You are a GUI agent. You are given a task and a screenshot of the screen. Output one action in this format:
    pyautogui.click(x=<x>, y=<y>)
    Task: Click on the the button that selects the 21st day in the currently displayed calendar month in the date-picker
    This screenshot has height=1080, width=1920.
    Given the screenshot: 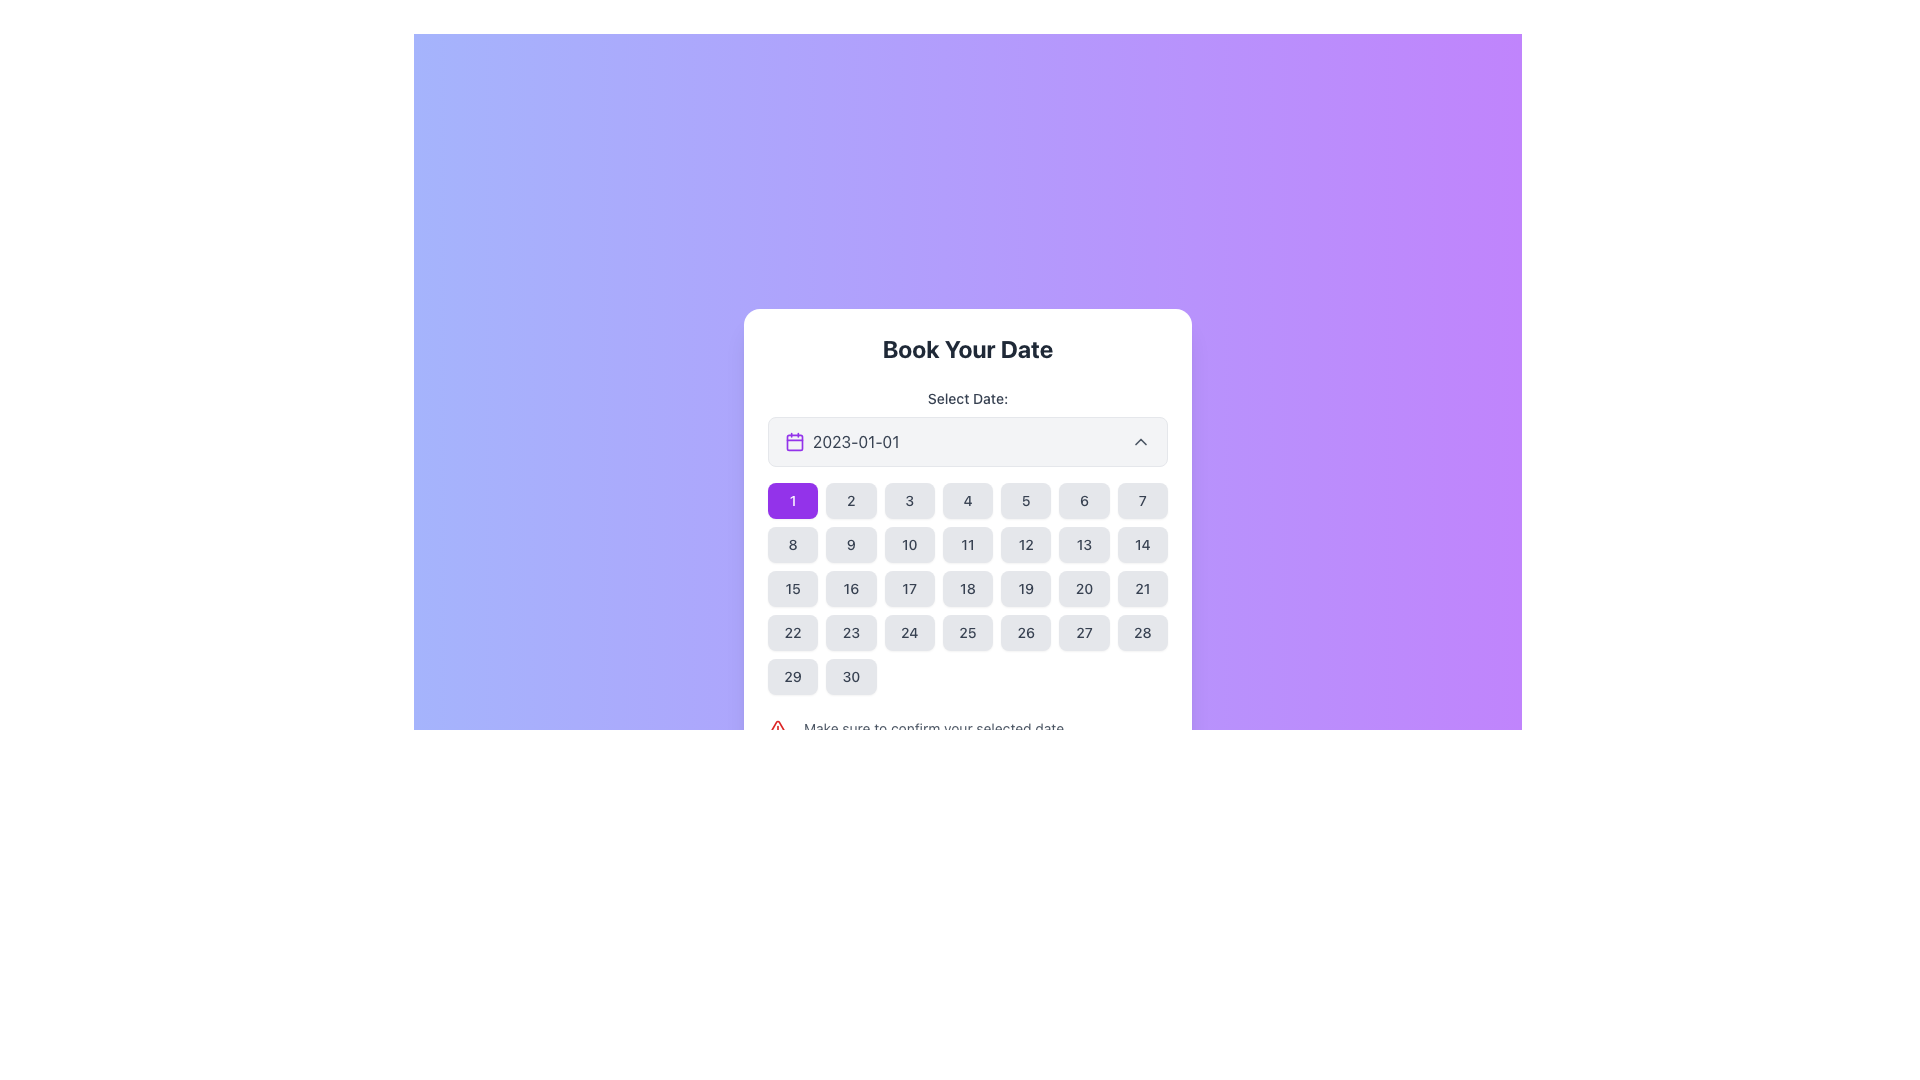 What is the action you would take?
    pyautogui.click(x=1142, y=588)
    